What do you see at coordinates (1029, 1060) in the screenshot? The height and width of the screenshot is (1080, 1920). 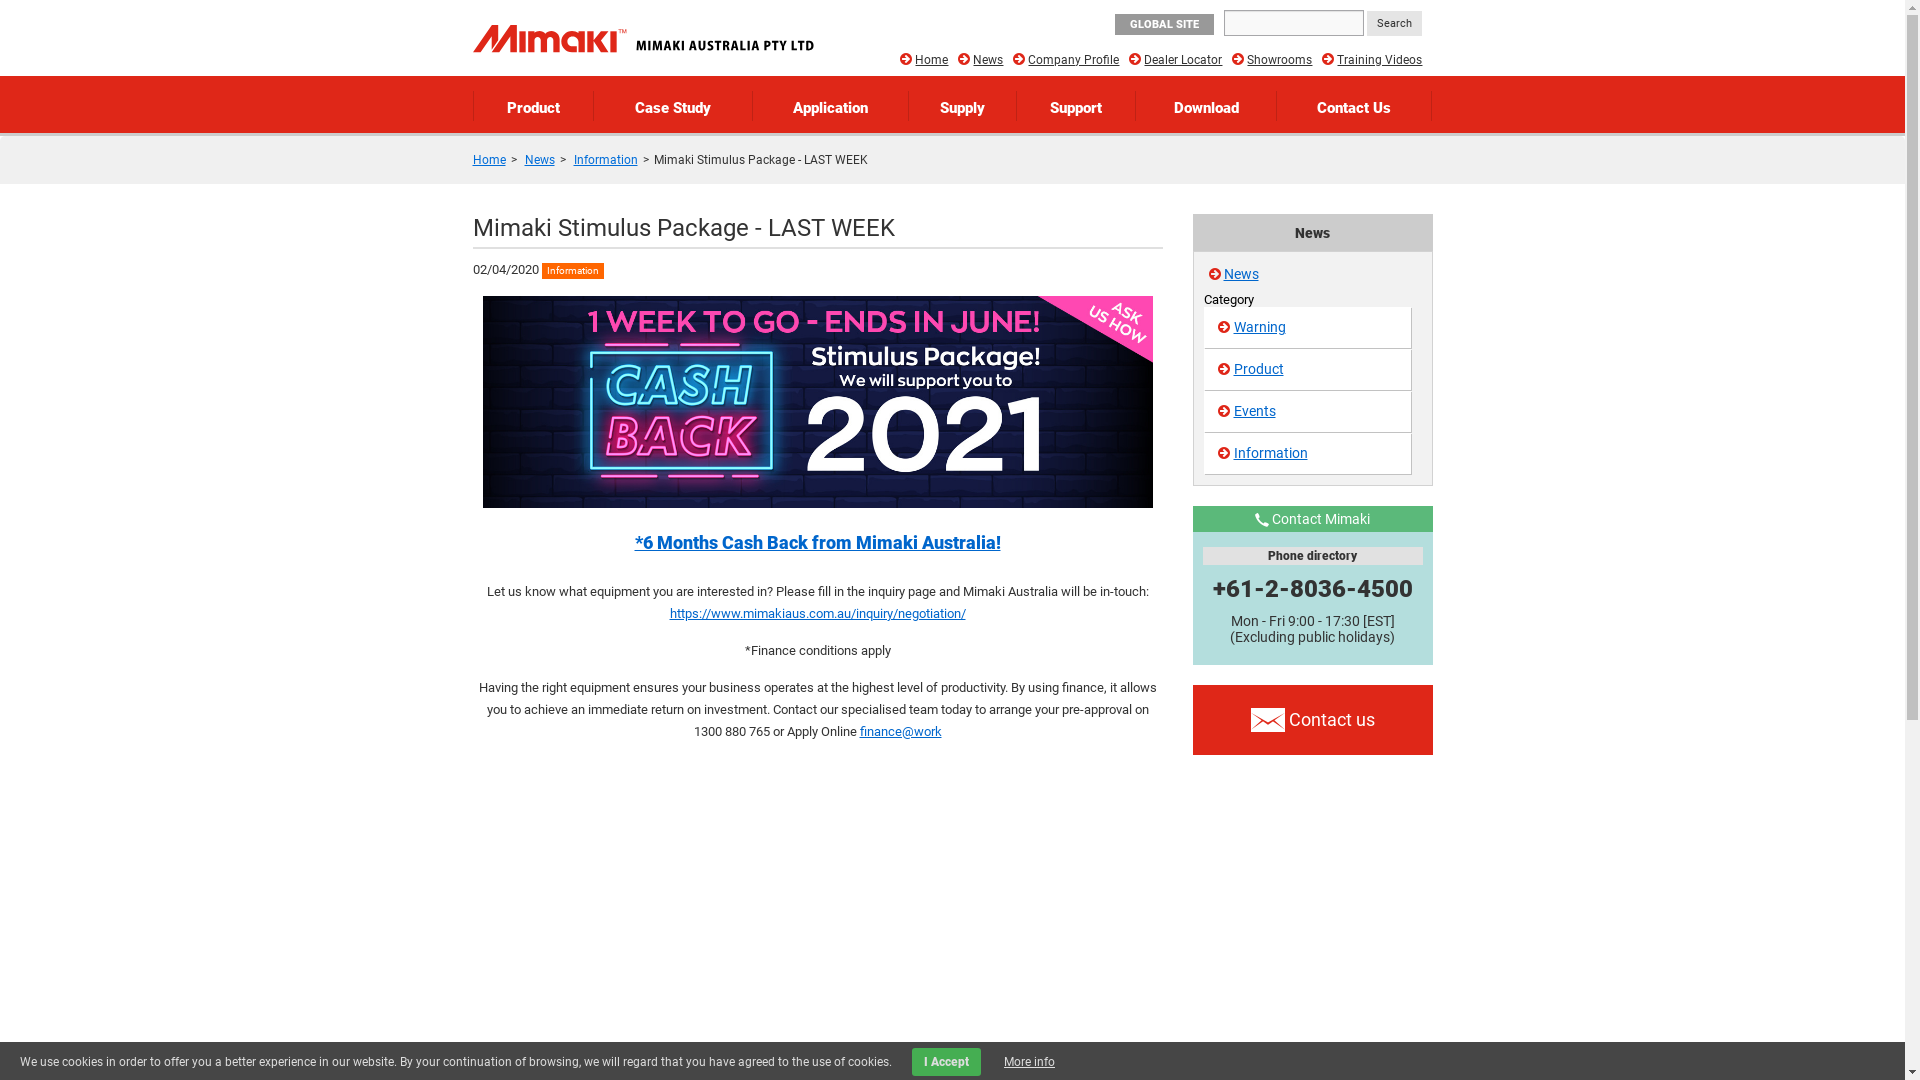 I see `'More info'` at bounding box center [1029, 1060].